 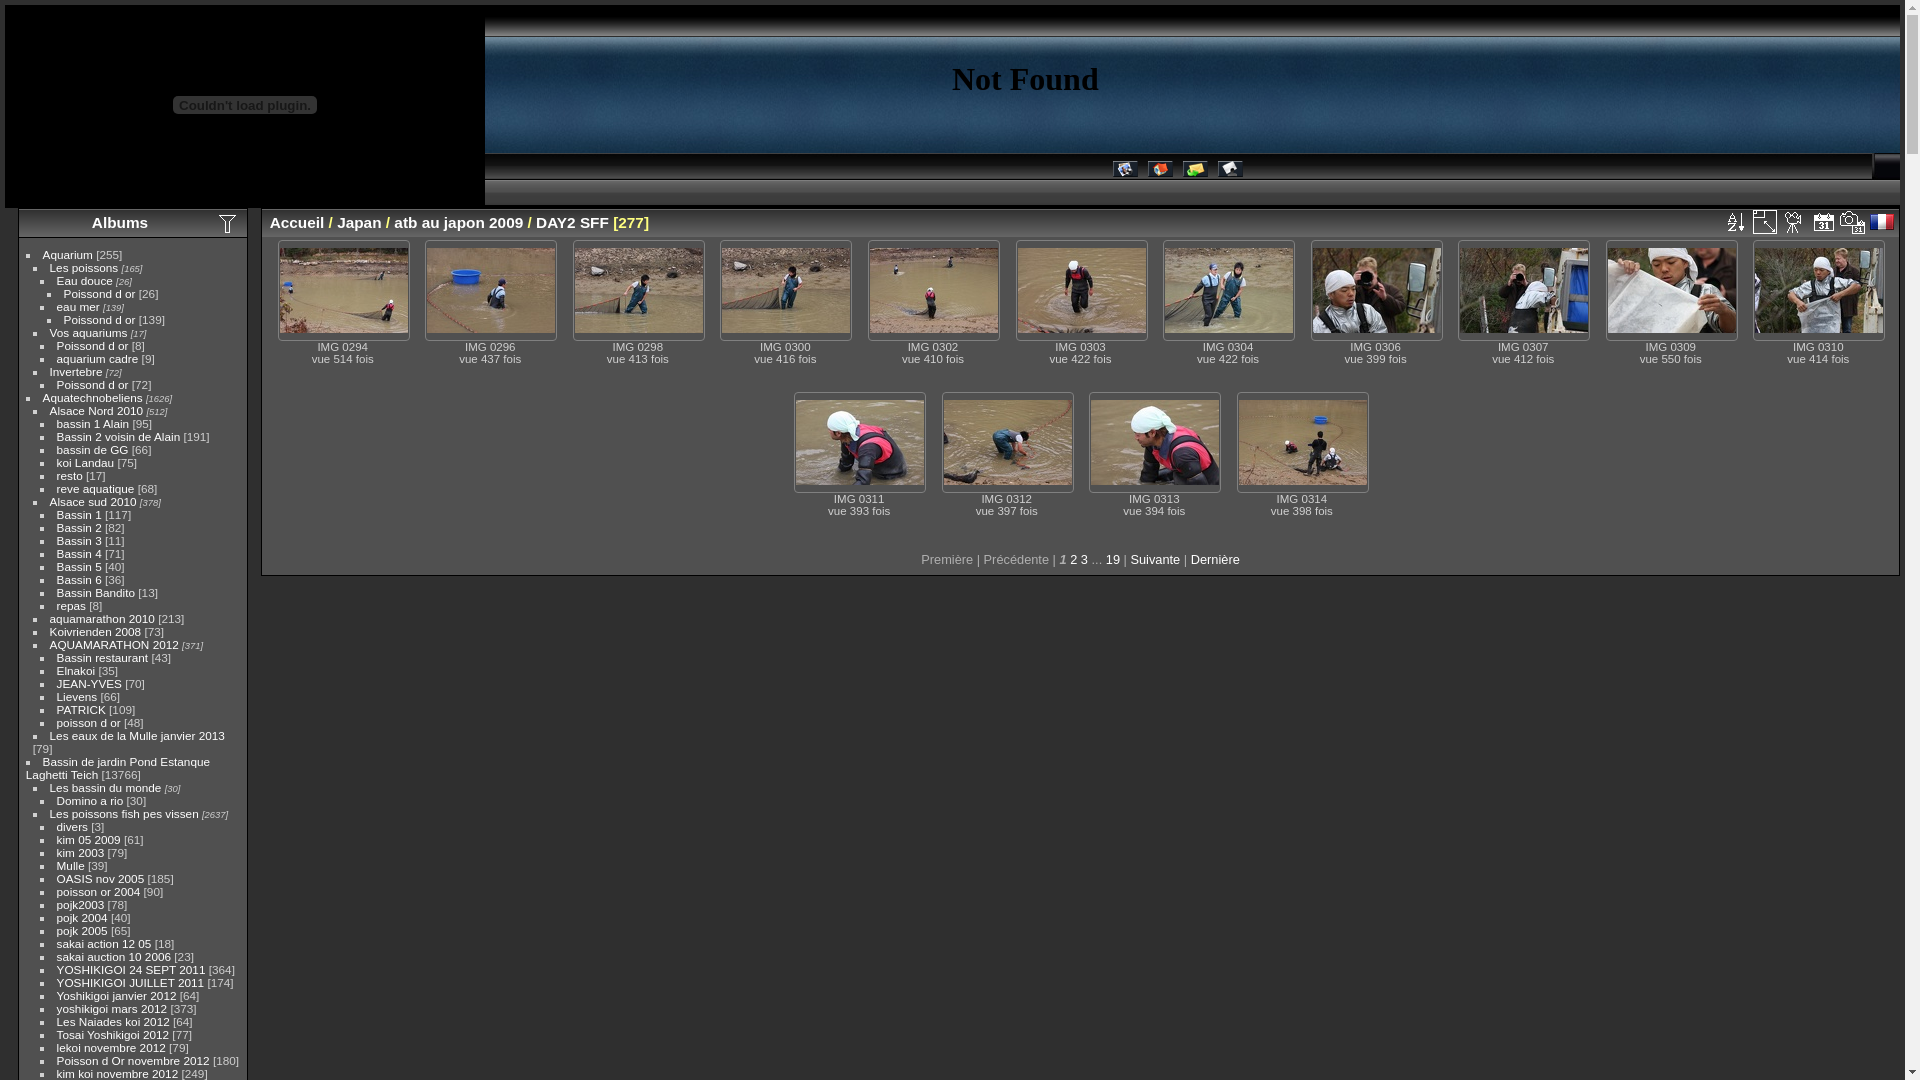 I want to click on 'Accueil', so click(x=296, y=222).